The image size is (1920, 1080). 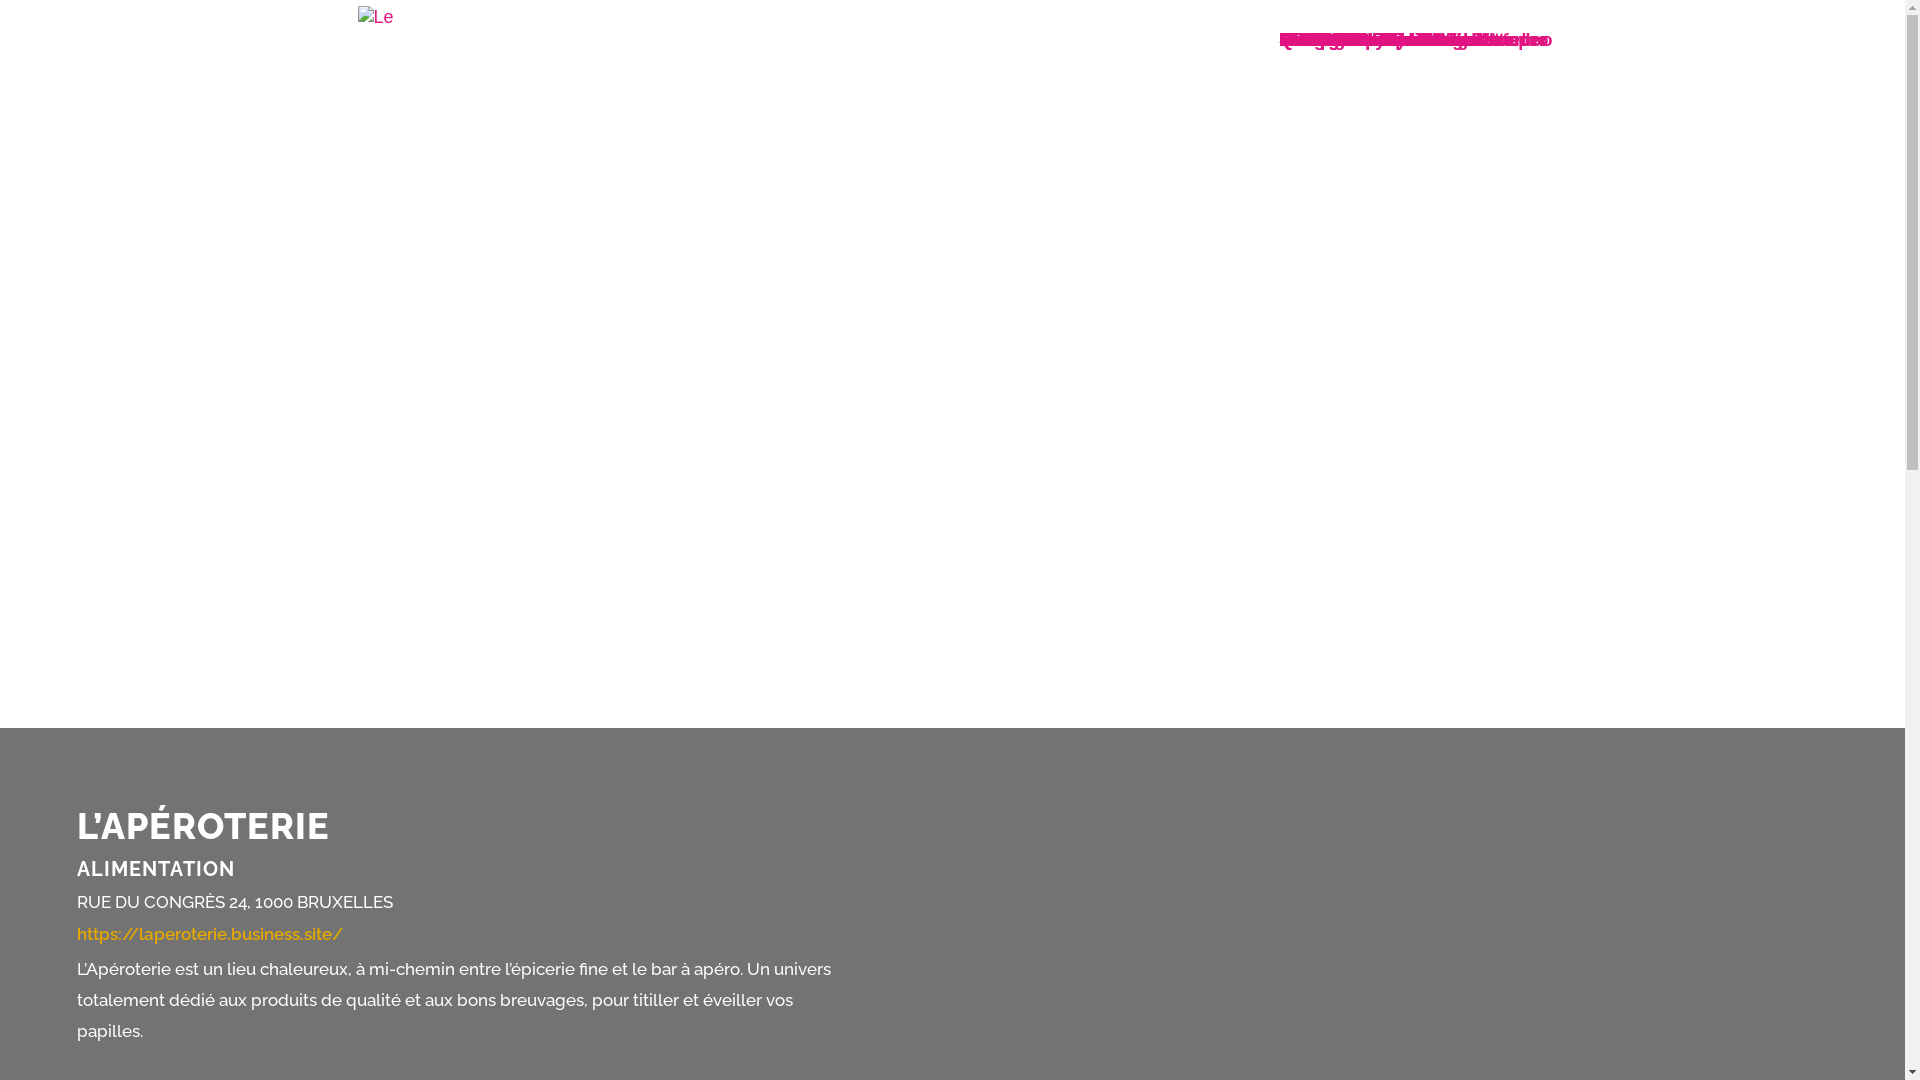 What do you see at coordinates (1325, 39) in the screenshot?
I see `'La Cambre'` at bounding box center [1325, 39].